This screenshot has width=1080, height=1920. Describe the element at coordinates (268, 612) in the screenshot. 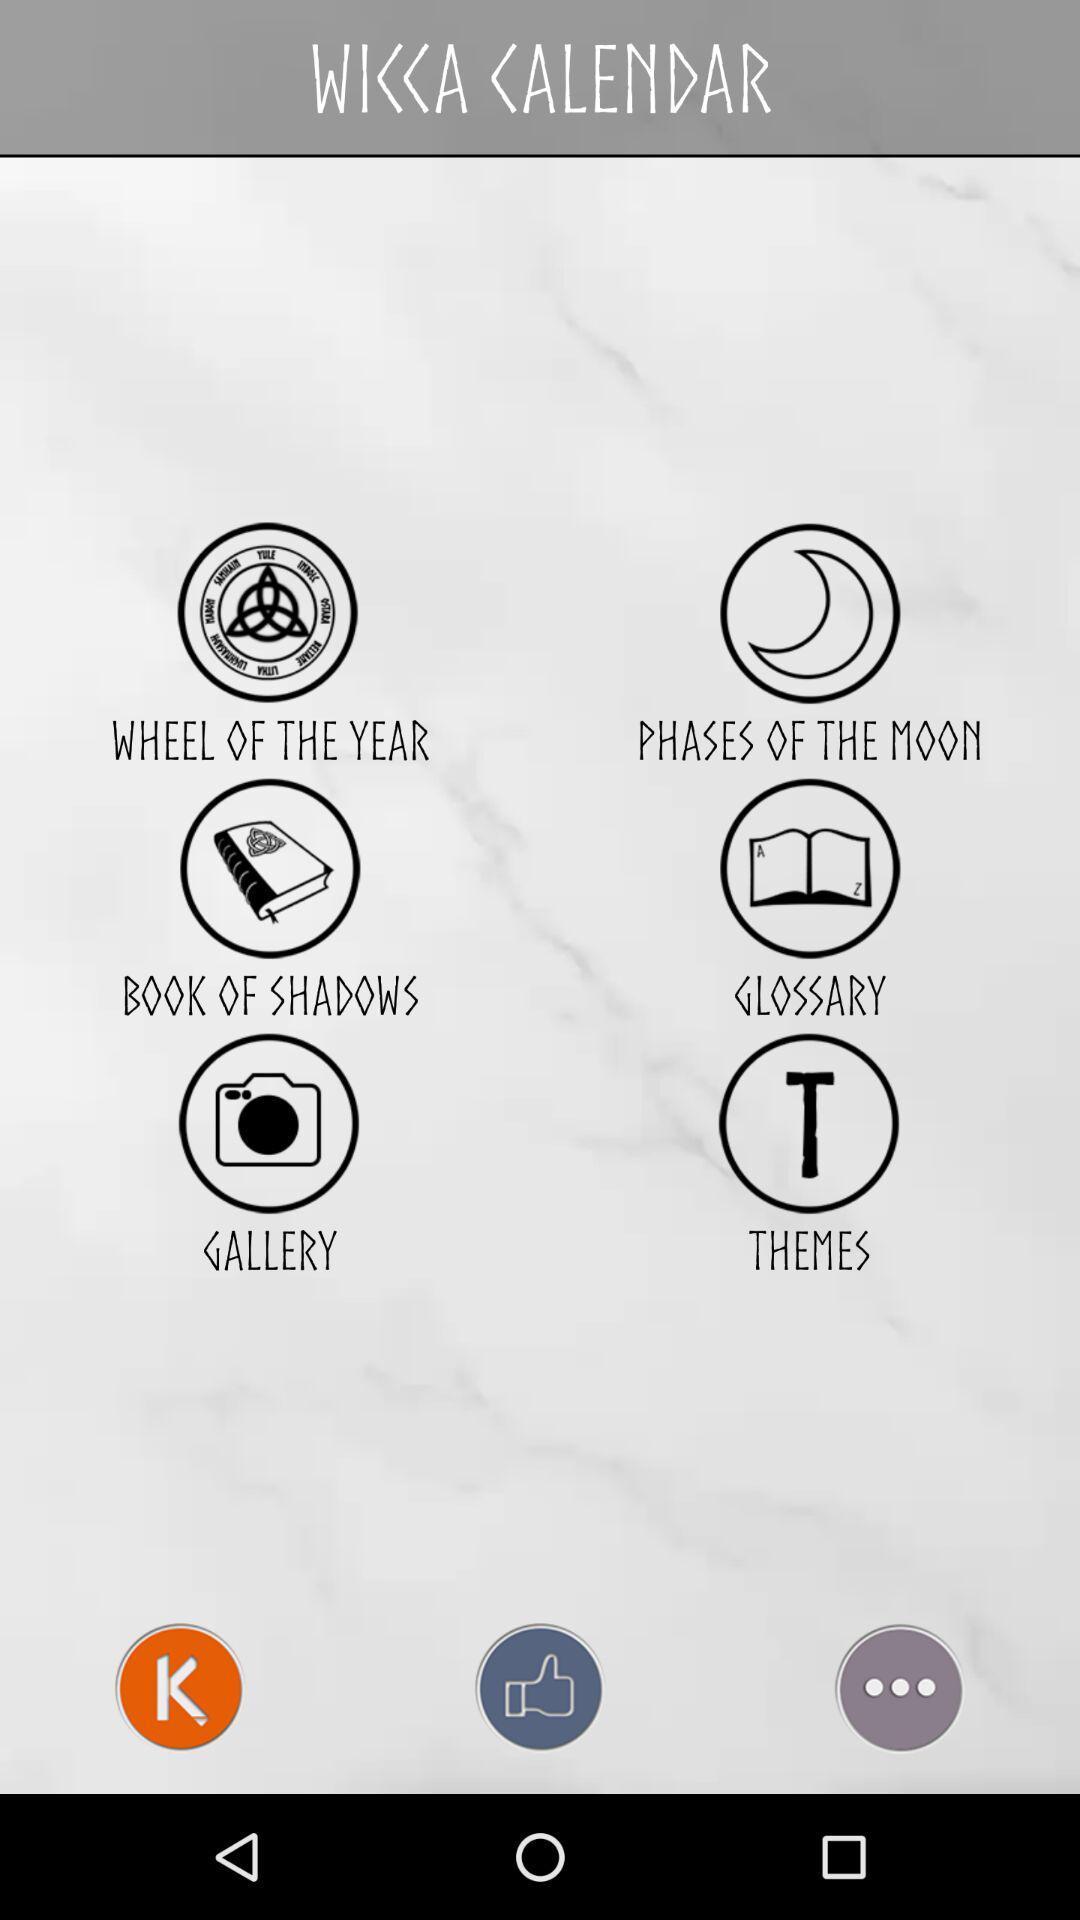

I see `the app next to phases of the icon` at that location.